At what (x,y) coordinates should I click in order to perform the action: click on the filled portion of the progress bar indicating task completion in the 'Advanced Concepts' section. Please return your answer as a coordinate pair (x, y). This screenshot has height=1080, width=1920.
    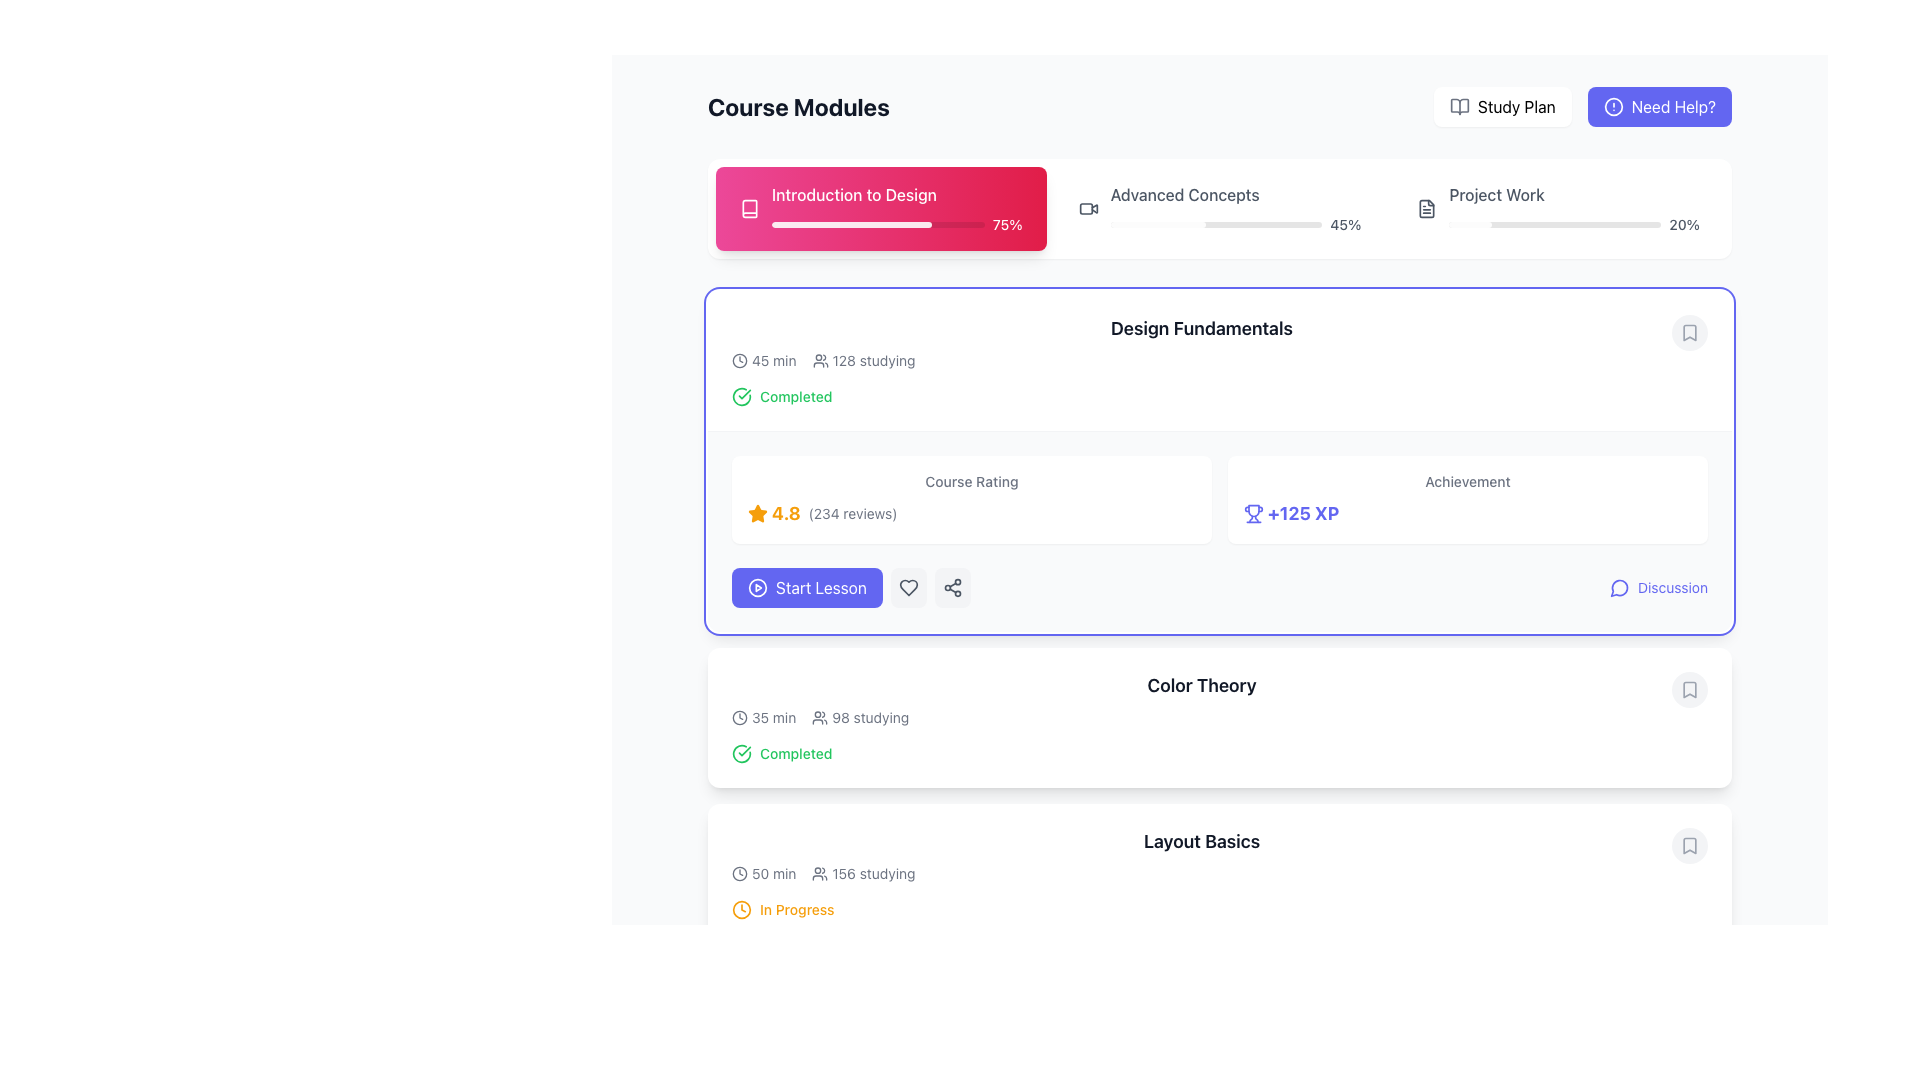
    Looking at the image, I should click on (1158, 224).